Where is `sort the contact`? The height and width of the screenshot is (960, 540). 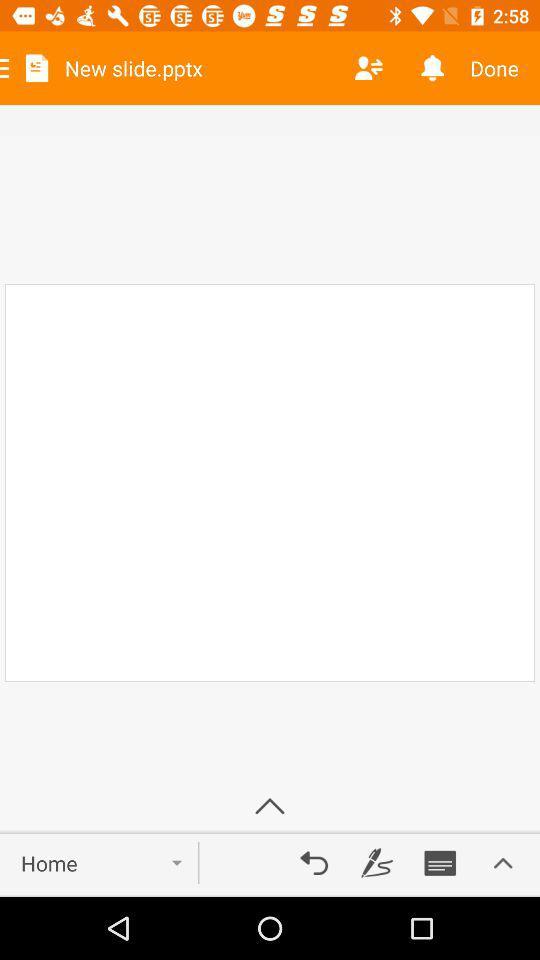
sort the contact is located at coordinates (367, 68).